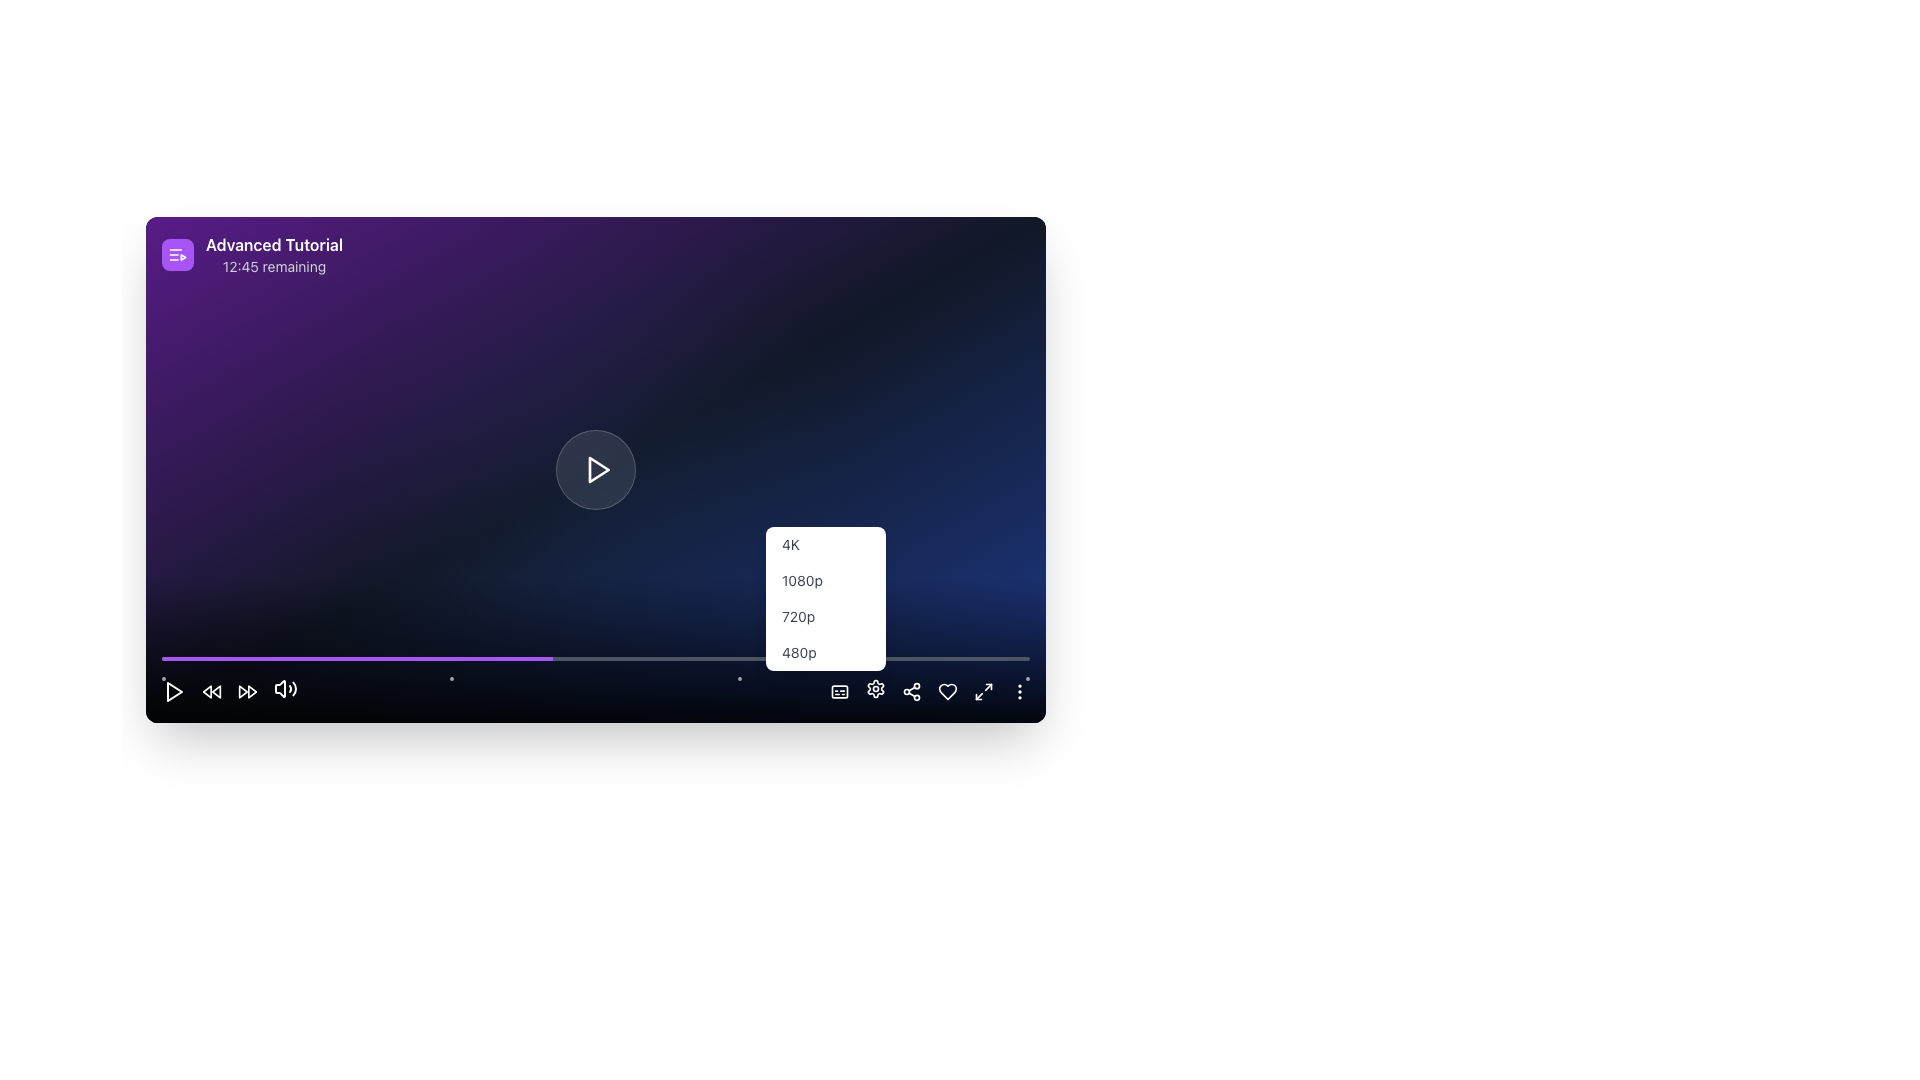 This screenshot has height=1080, width=1920. Describe the element at coordinates (174, 690) in the screenshot. I see `the play icon, which is a filled triangle pointing to the right with a white outline, located at the bottom center of the video player interface` at that location.